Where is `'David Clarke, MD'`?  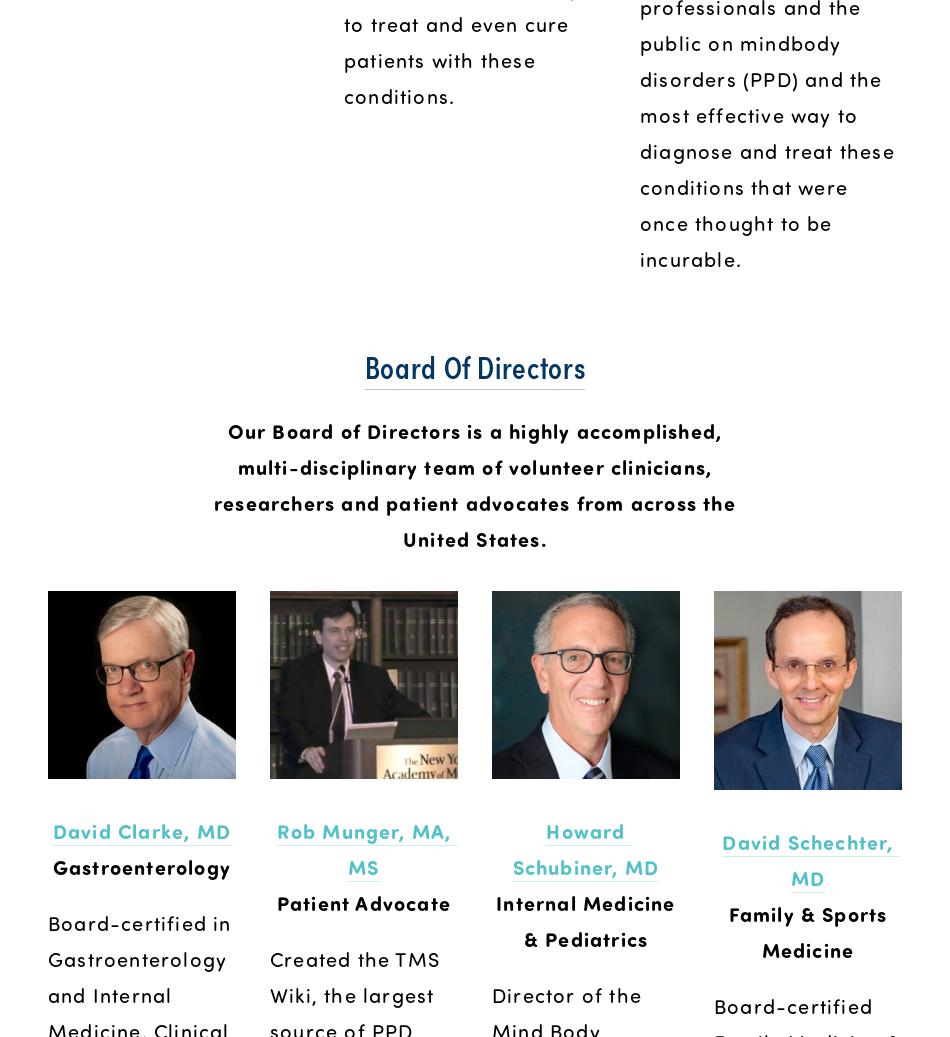 'David Clarke, MD' is located at coordinates (141, 829).